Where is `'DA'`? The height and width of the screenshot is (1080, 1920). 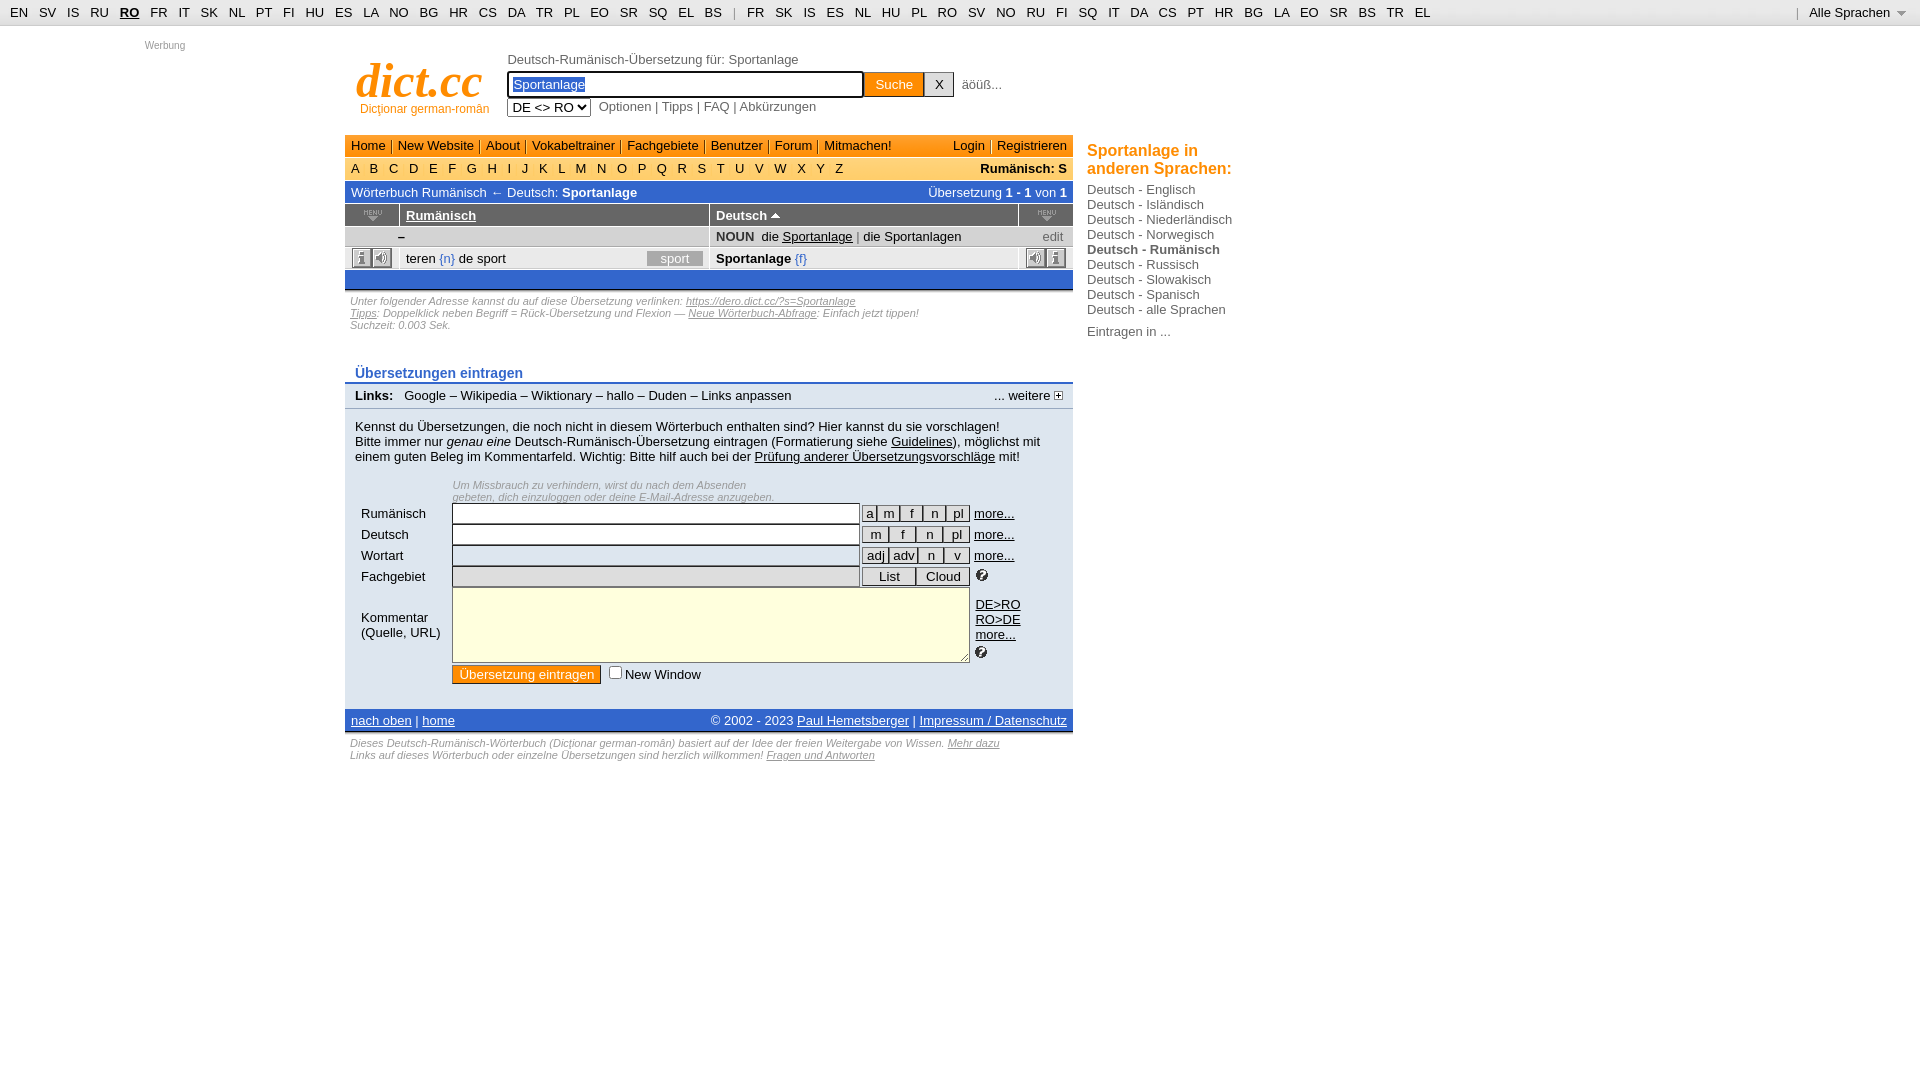
'DA' is located at coordinates (1138, 12).